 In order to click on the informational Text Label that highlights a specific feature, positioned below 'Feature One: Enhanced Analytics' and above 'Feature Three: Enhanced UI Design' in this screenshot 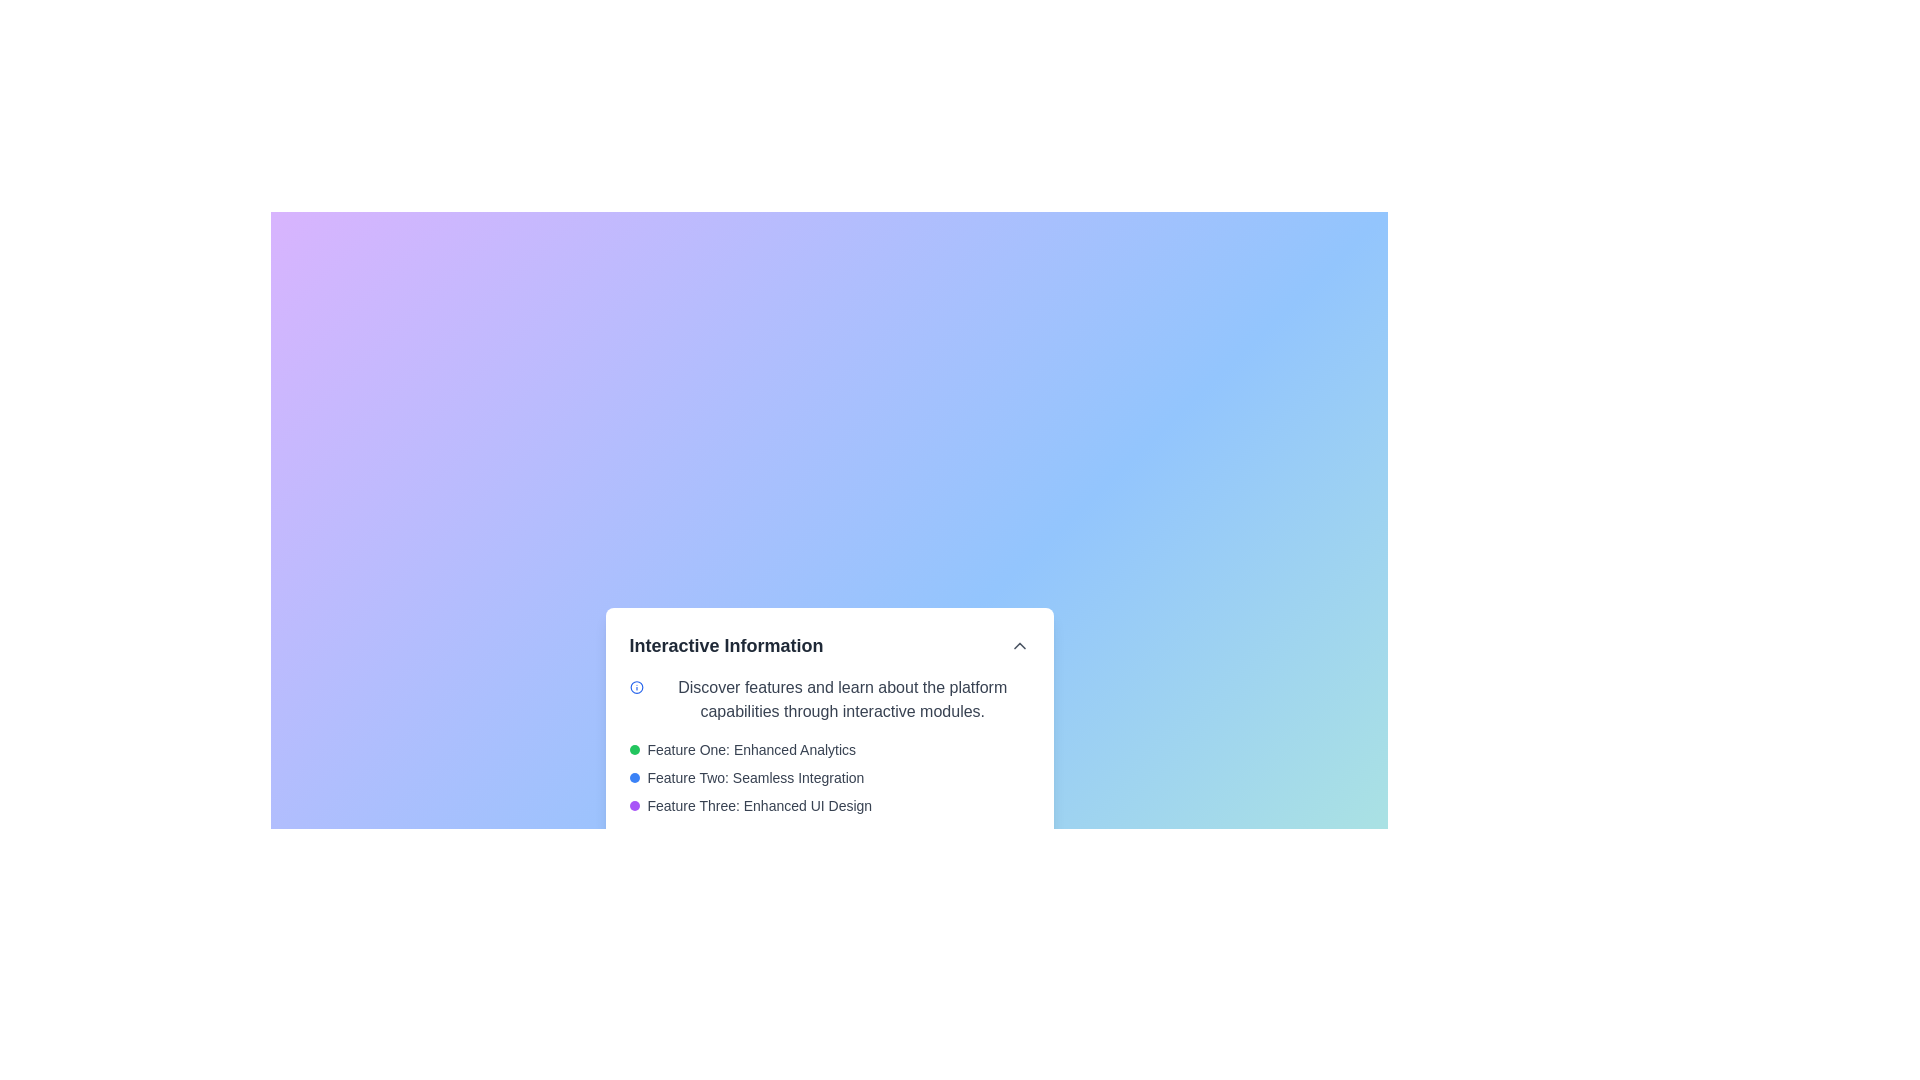, I will do `click(754, 777)`.